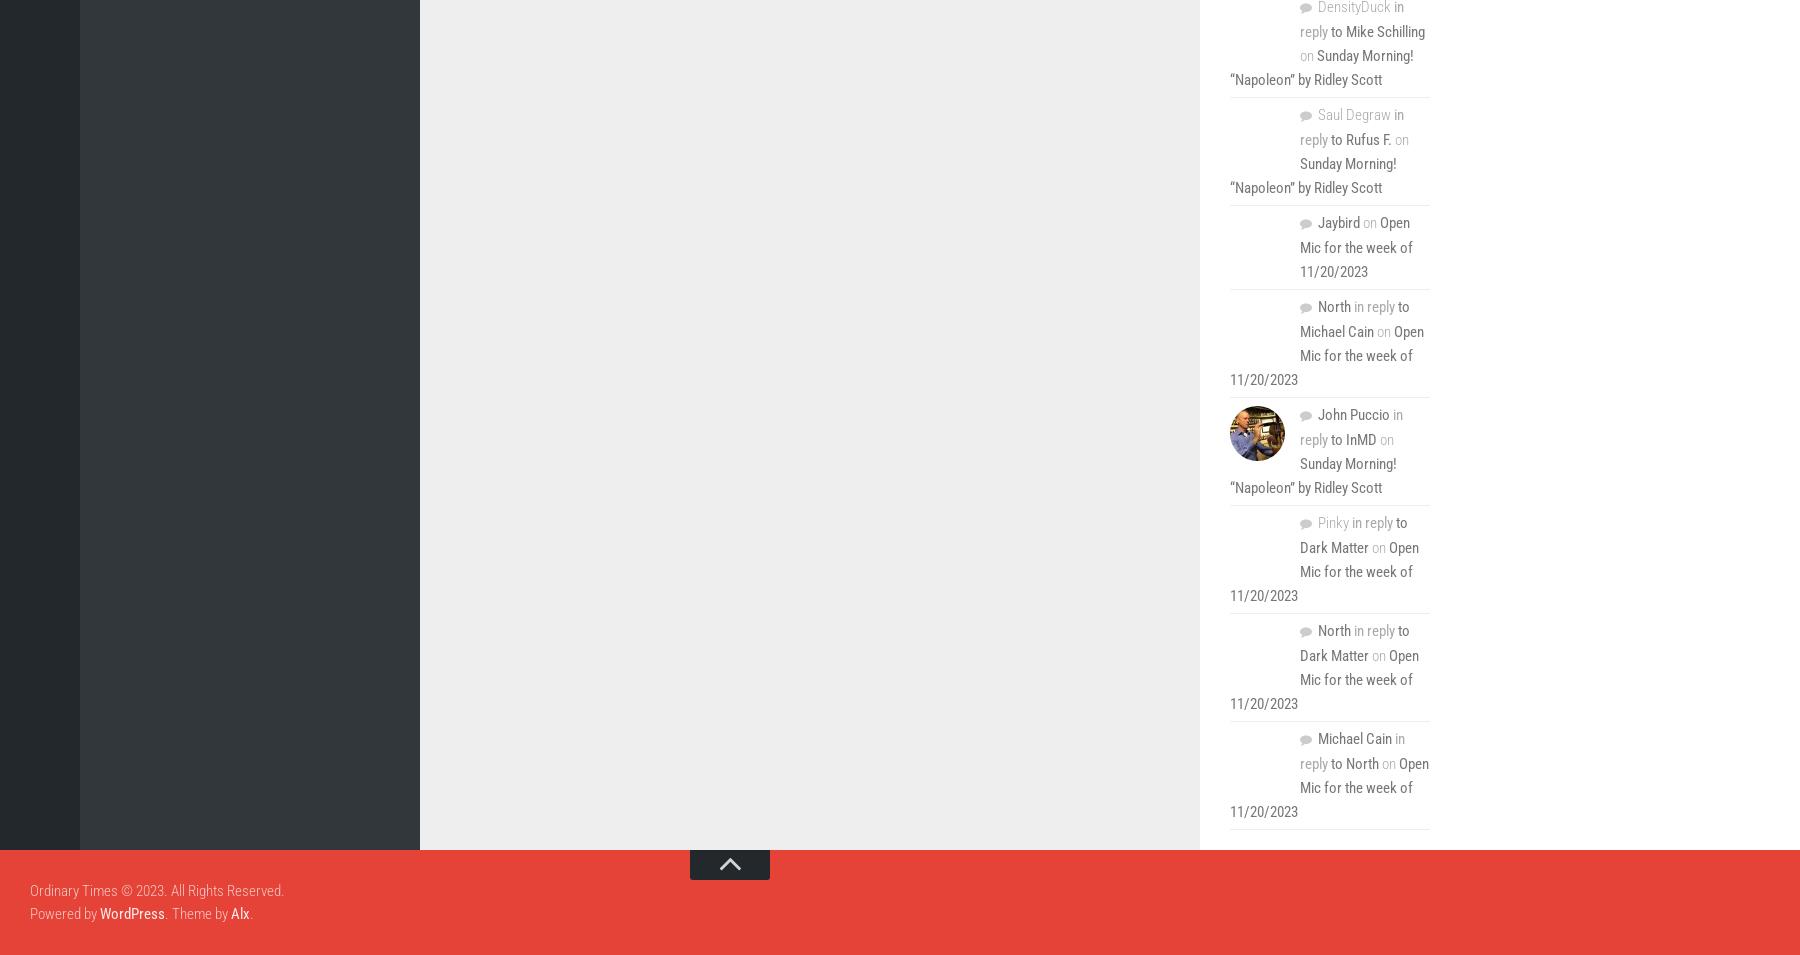 This screenshot has width=1800, height=955. Describe the element at coordinates (198, 912) in the screenshot. I see `'. Theme by'` at that location.